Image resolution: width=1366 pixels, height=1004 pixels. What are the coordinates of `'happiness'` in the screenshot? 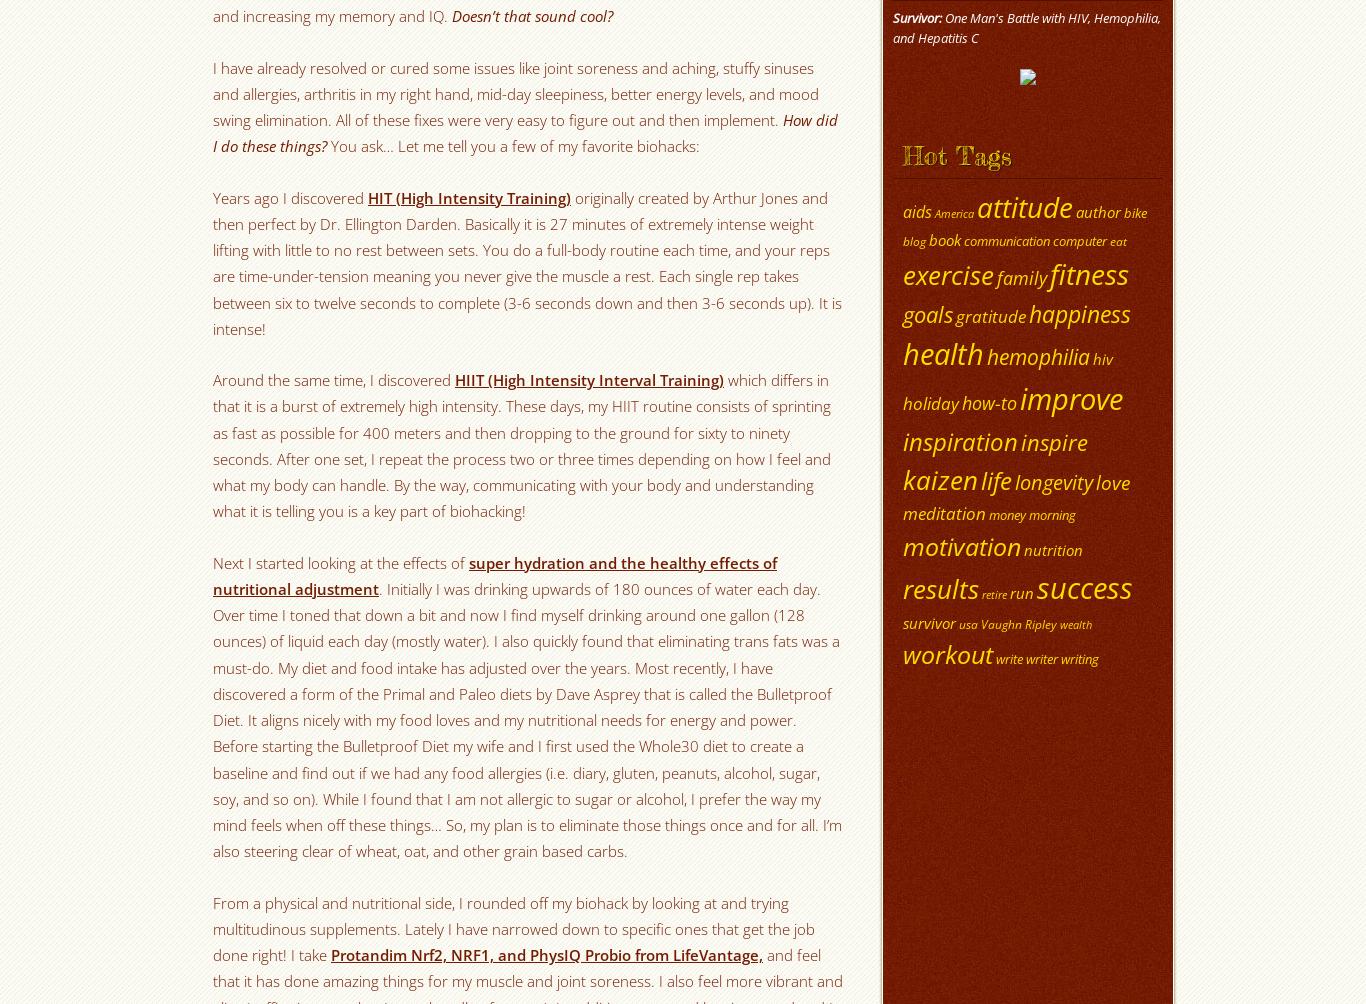 It's located at (1078, 313).